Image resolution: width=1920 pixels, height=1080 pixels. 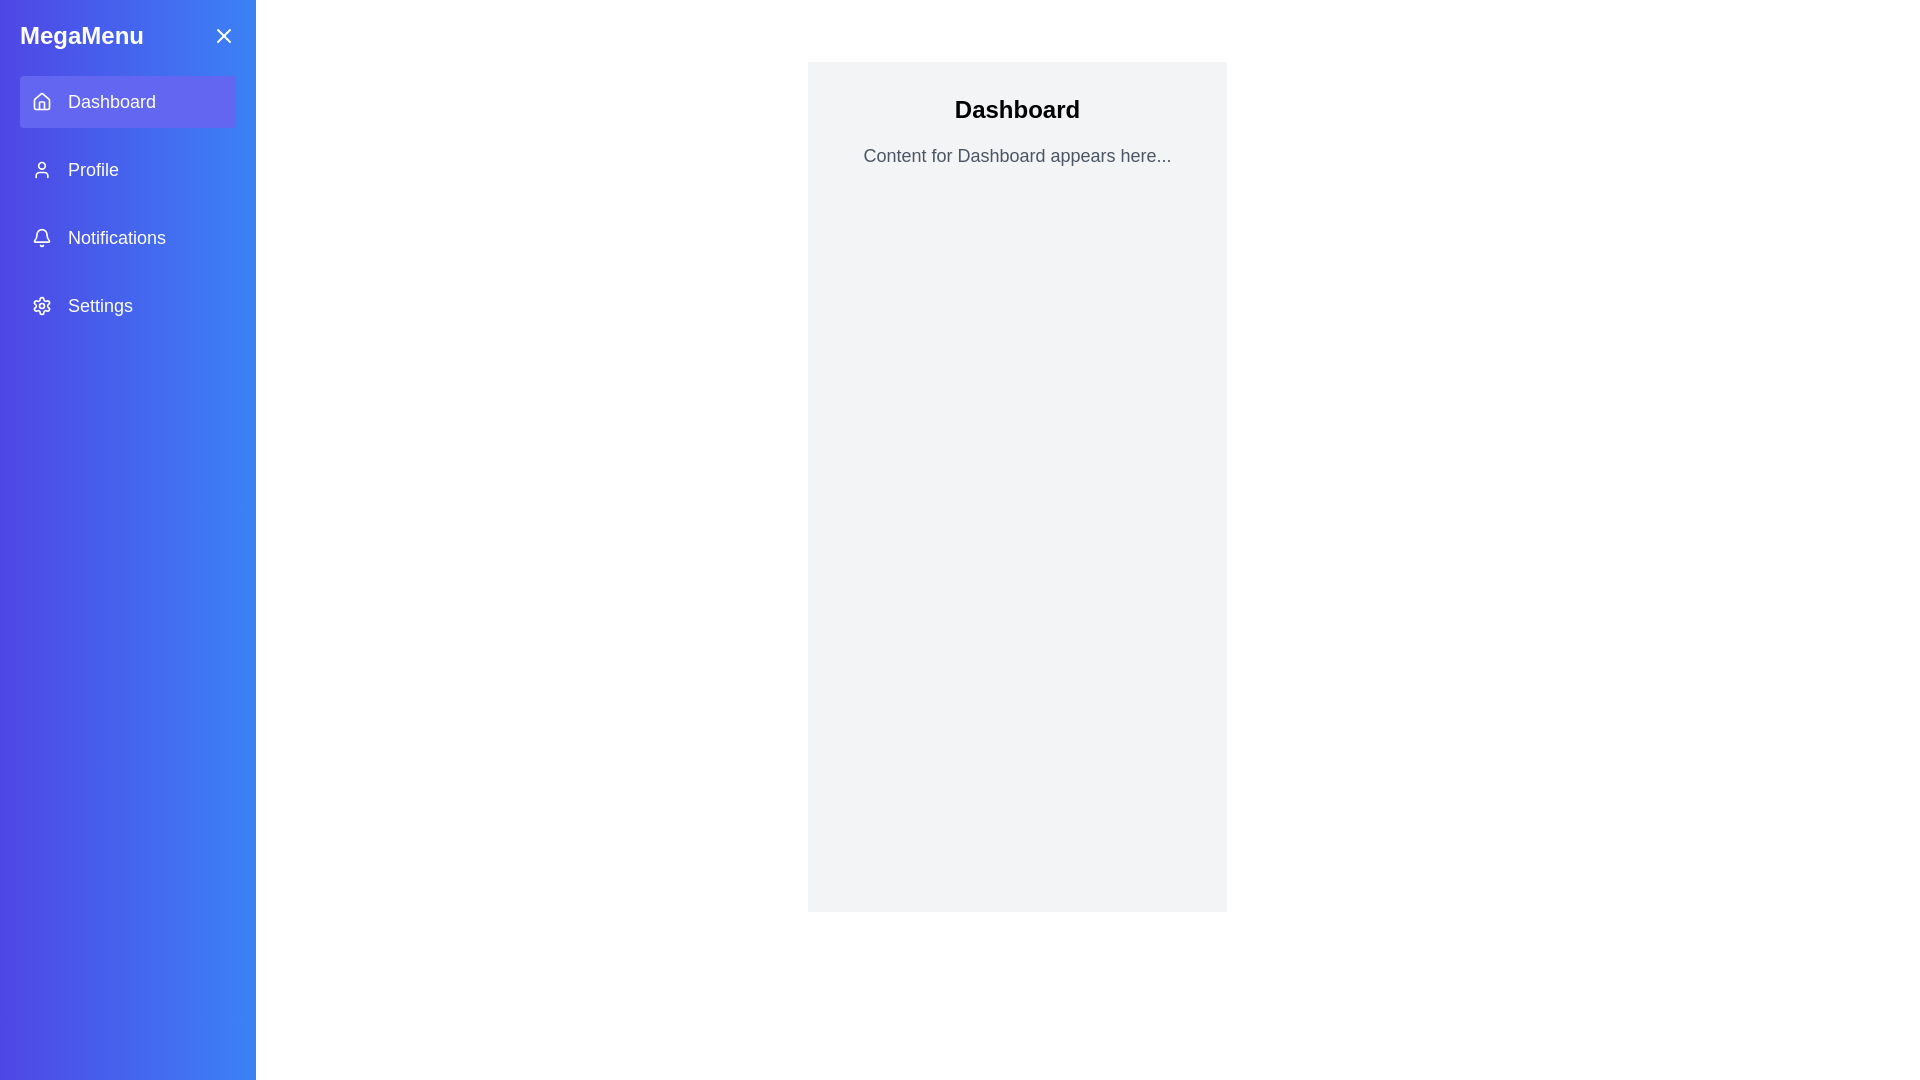 I want to click on the static text heading element, which serves as the title for the section, providing context about the displayed content, so click(x=1017, y=110).